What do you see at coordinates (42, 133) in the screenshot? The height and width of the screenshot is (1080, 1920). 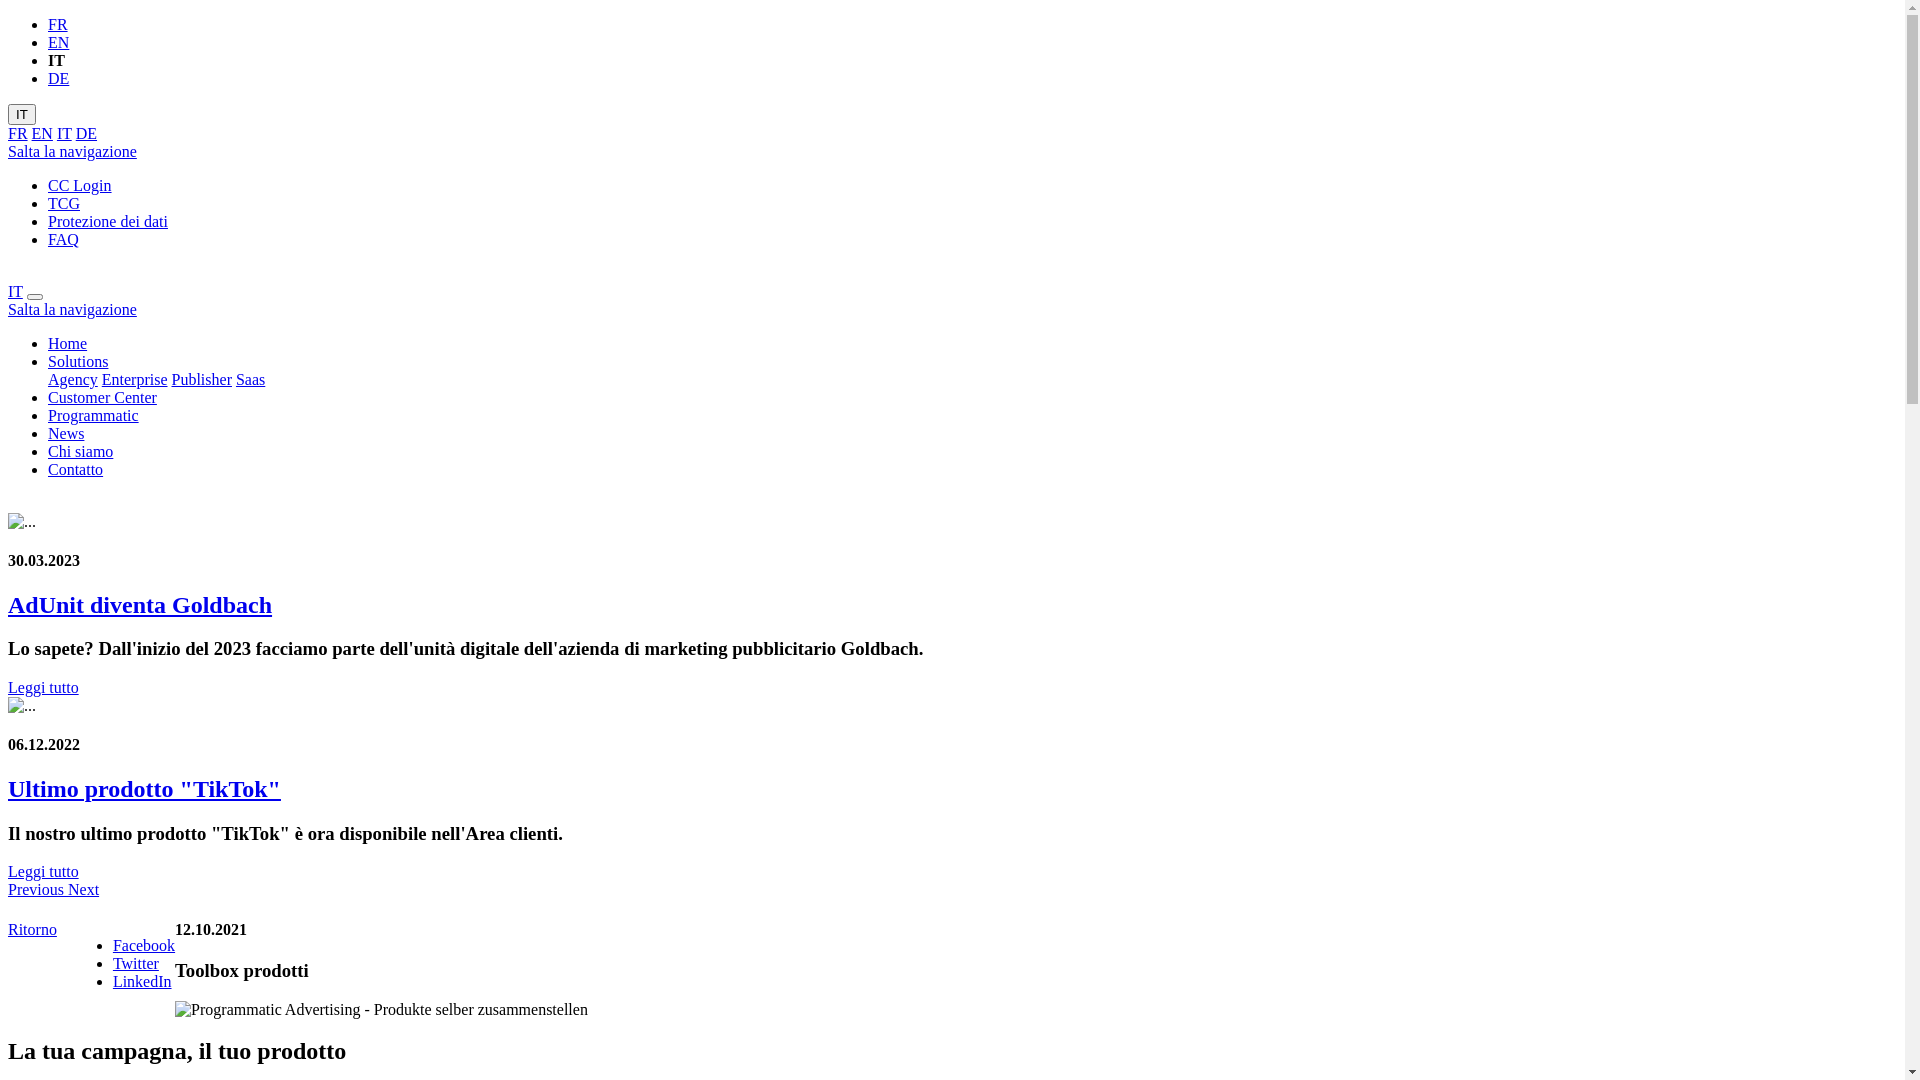 I see `'EN'` at bounding box center [42, 133].